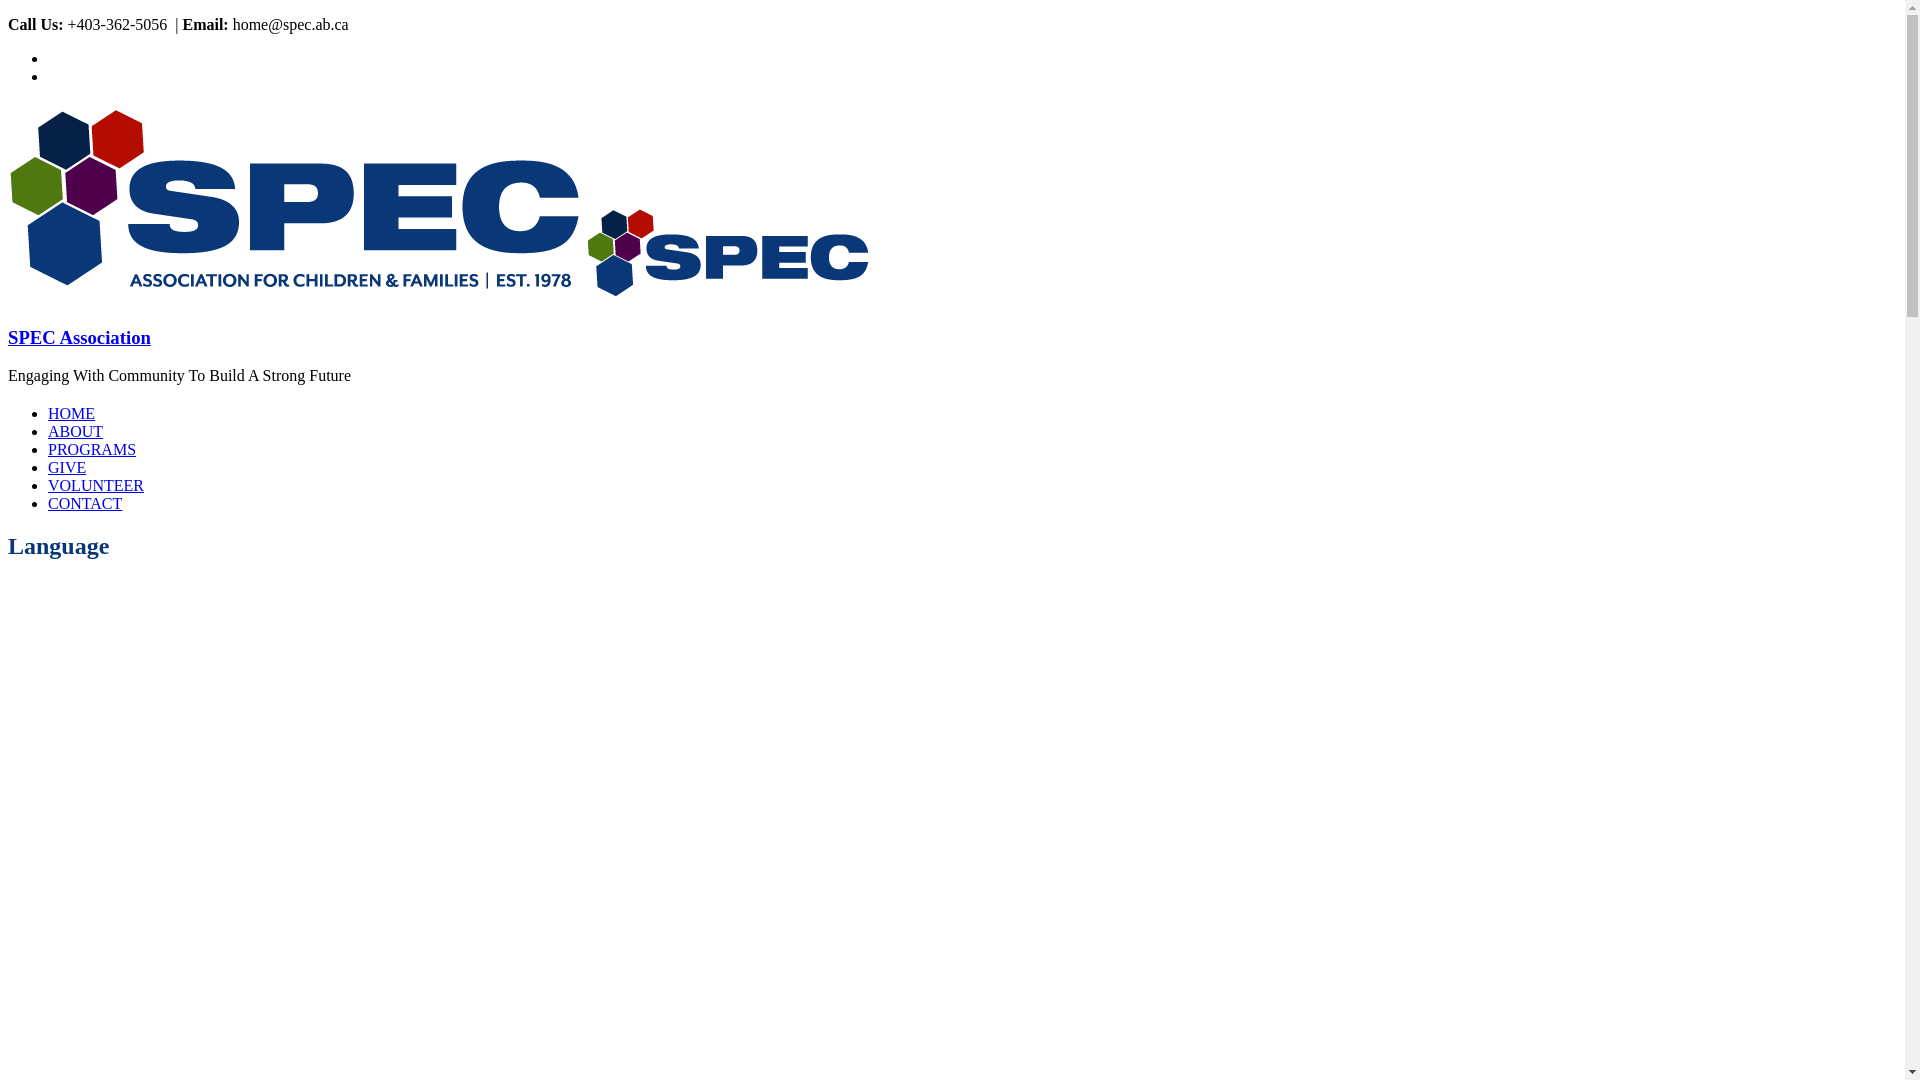 This screenshot has height=1080, width=1920. What do you see at coordinates (84, 502) in the screenshot?
I see `'CONTACT'` at bounding box center [84, 502].